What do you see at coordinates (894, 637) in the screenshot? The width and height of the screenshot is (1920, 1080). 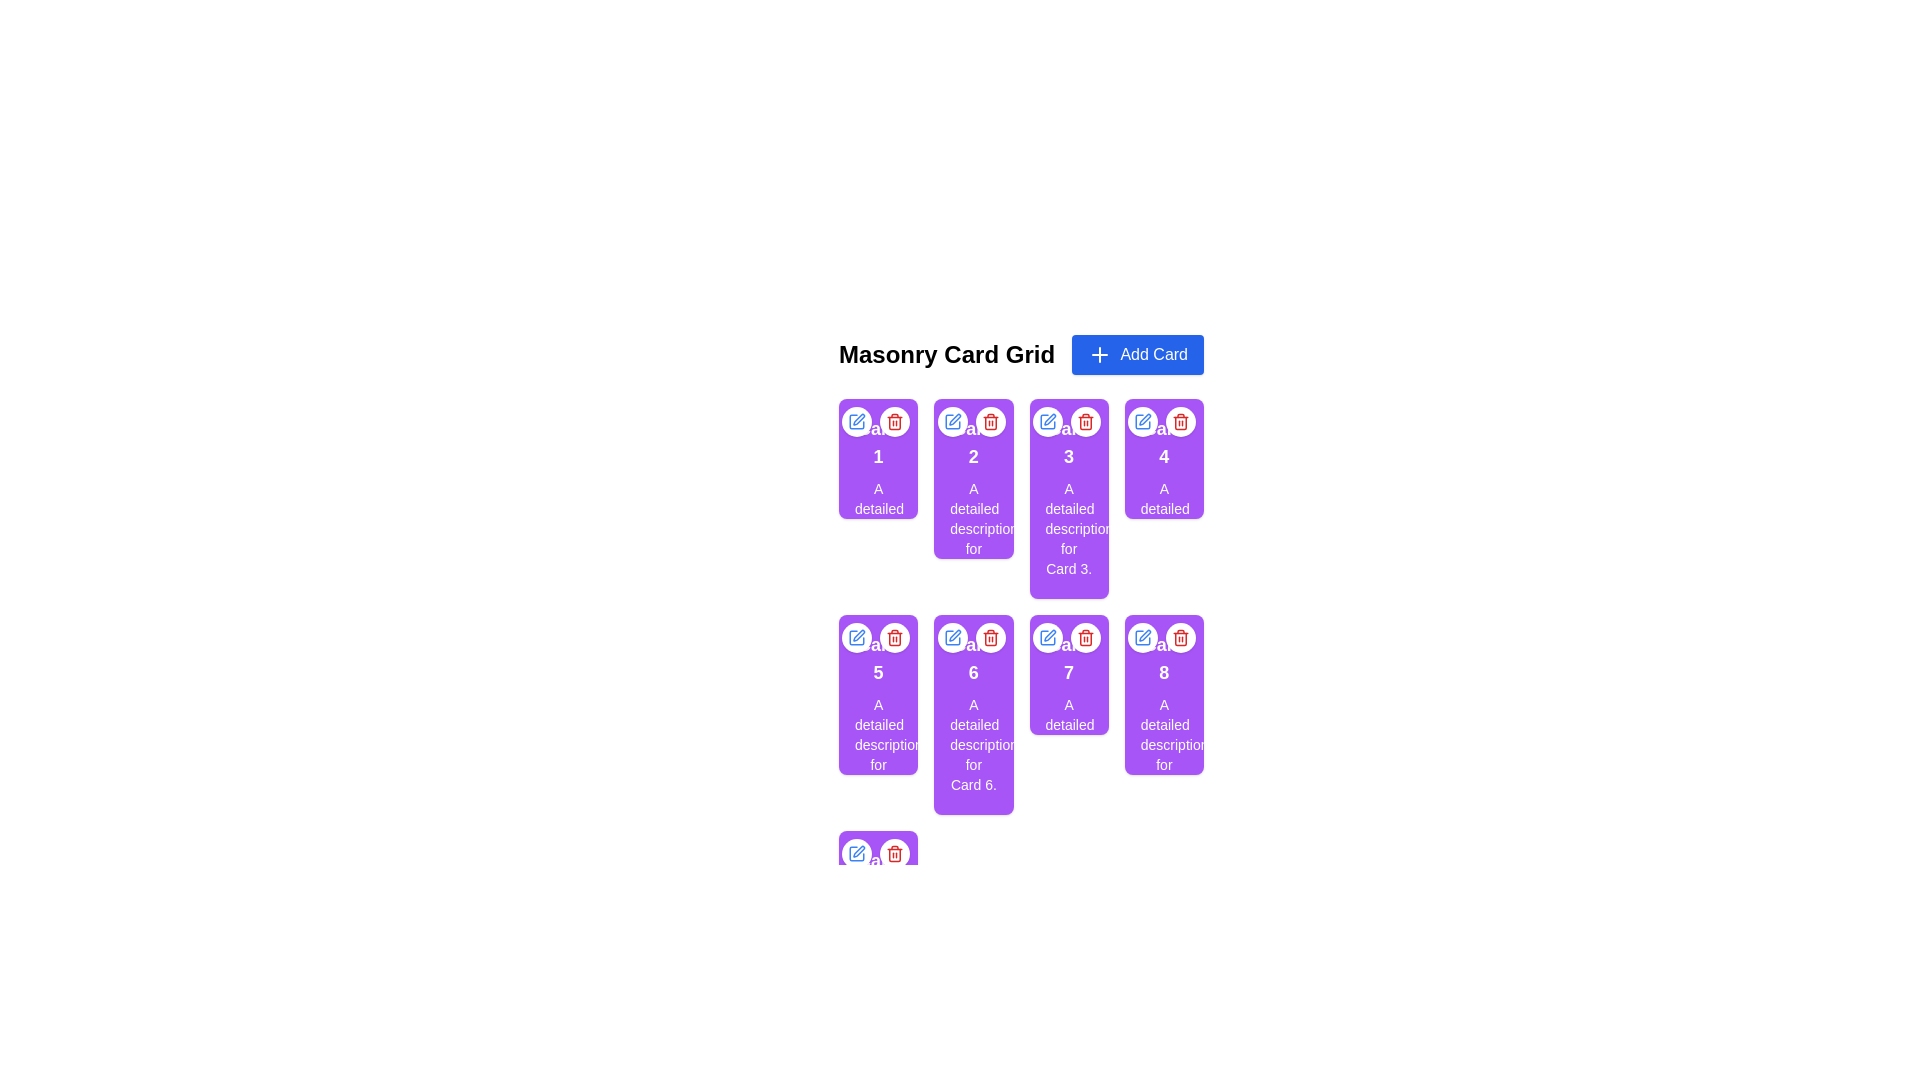 I see `the delete button located at the top-right corner of the card labeled '5', which is the second button in a row of two buttons on the right` at bounding box center [894, 637].